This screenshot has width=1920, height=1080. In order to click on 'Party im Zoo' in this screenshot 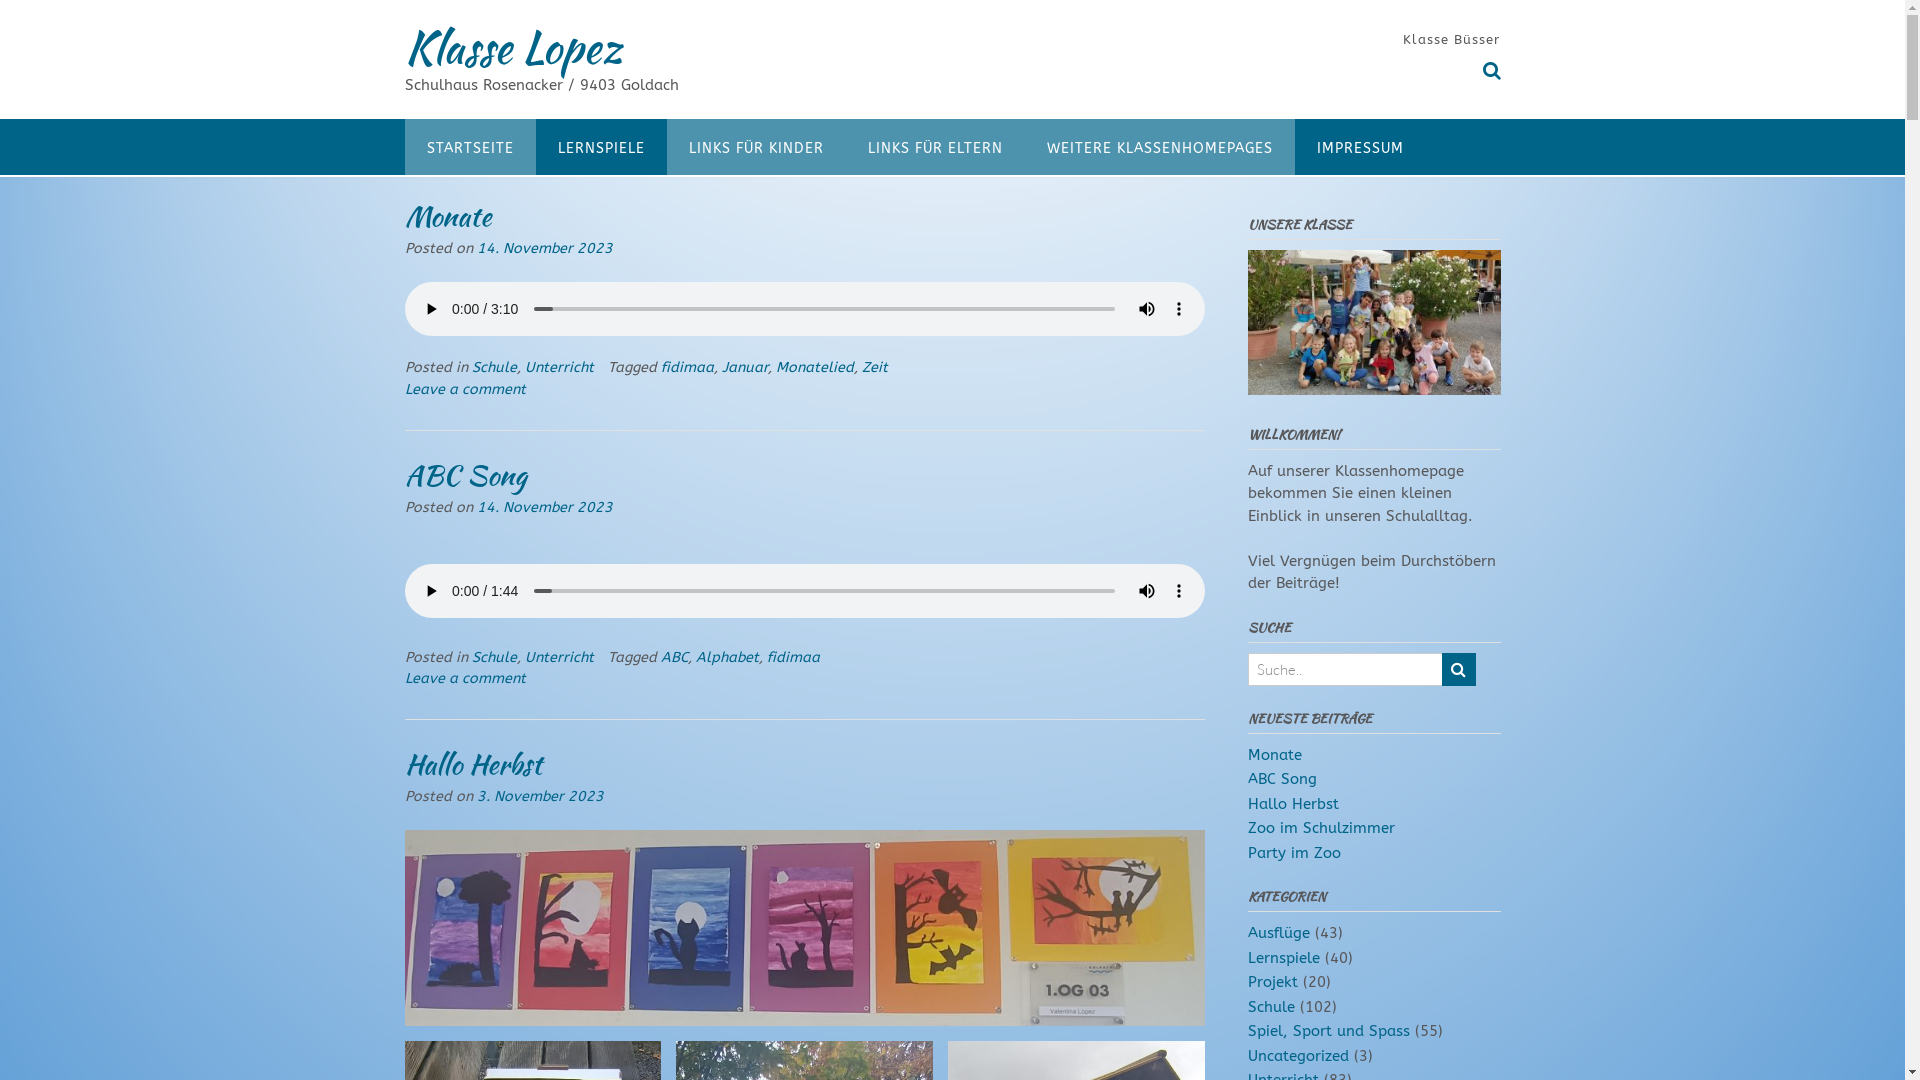, I will do `click(1294, 852)`.